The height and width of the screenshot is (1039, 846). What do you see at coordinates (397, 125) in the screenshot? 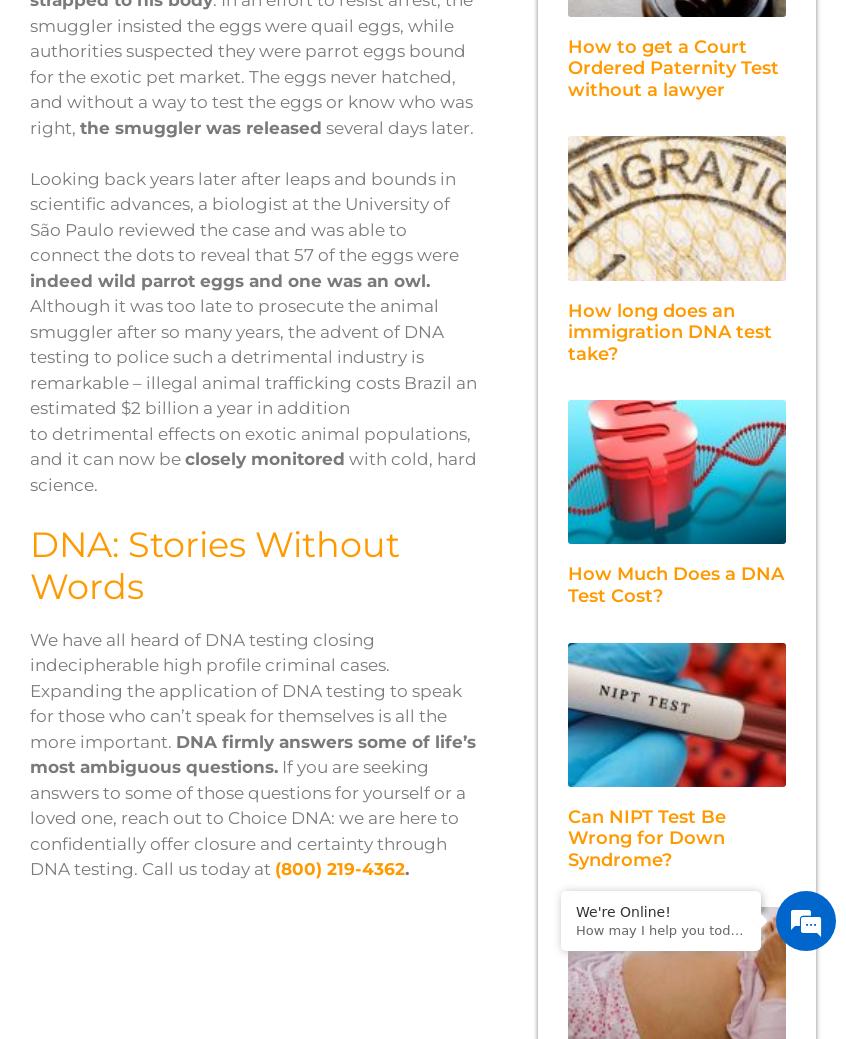
I see `'several days later.'` at bounding box center [397, 125].